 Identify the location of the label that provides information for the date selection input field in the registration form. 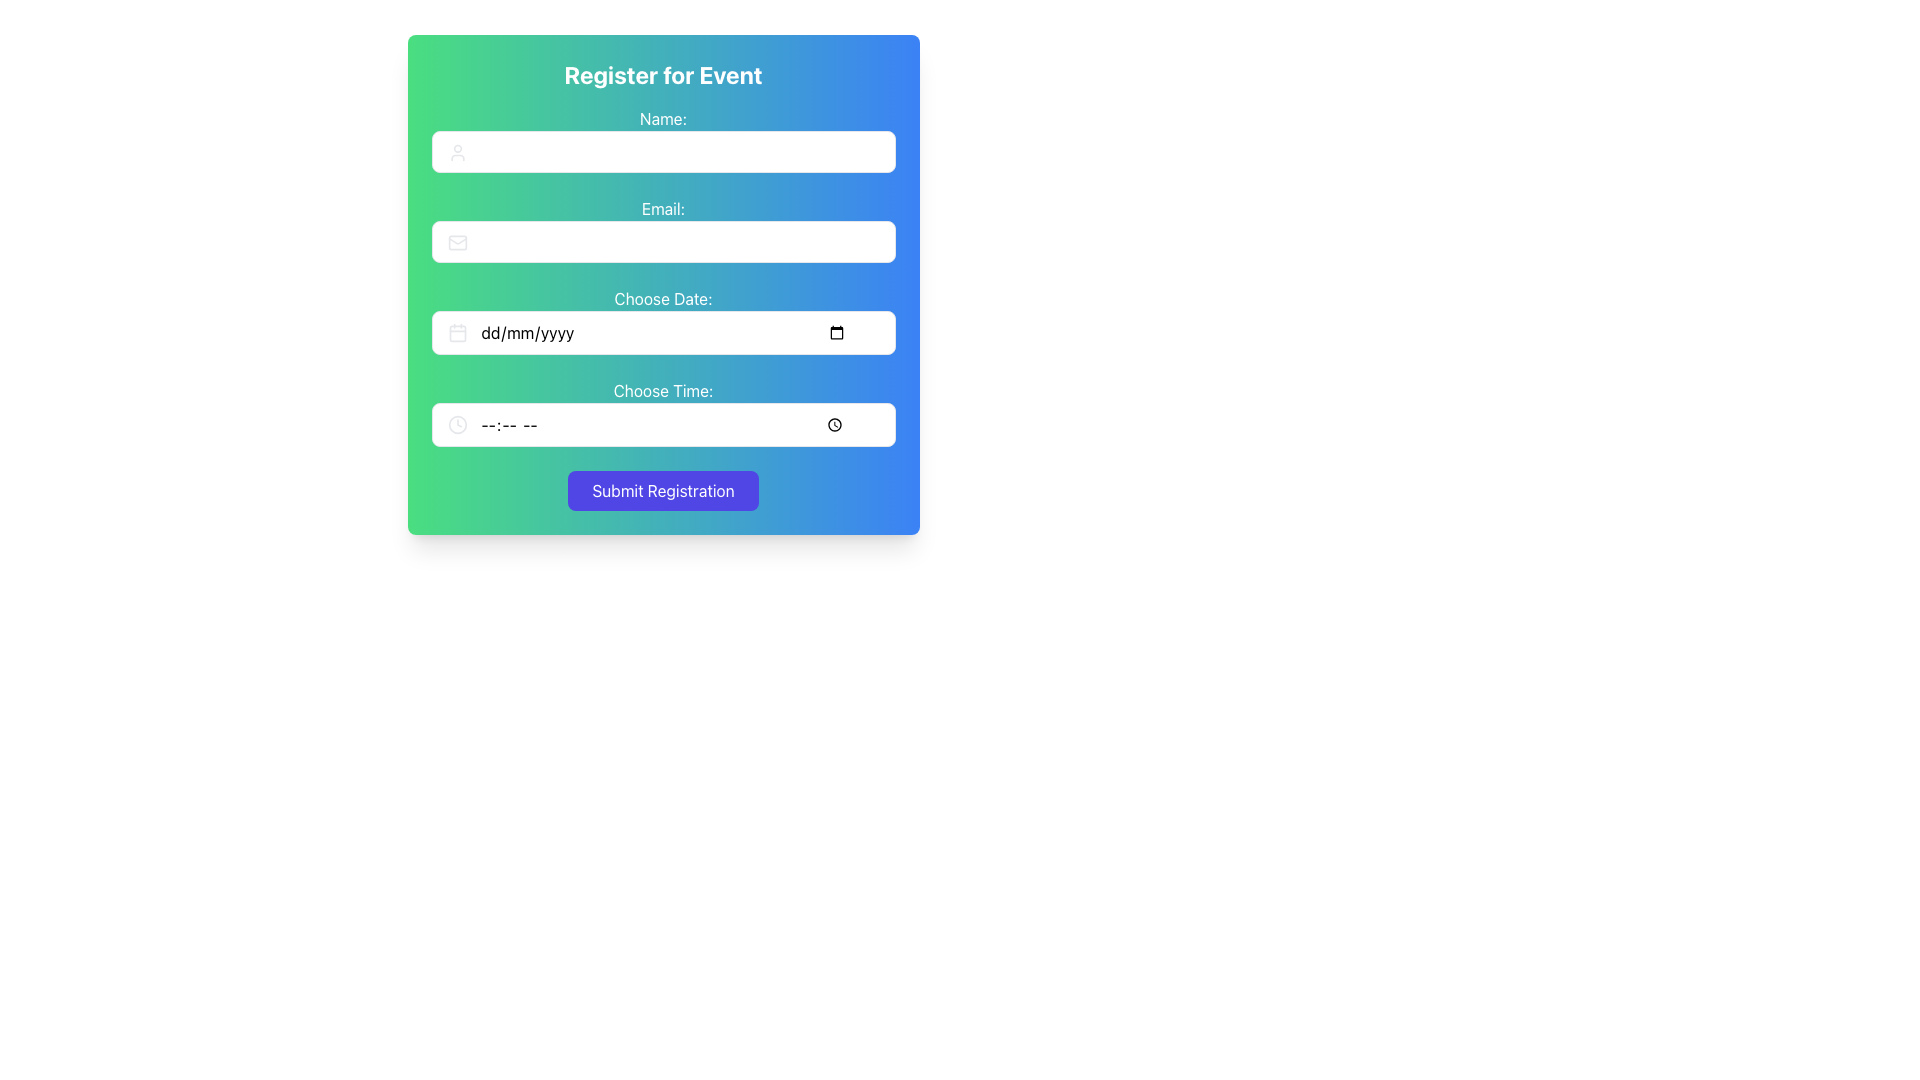
(663, 299).